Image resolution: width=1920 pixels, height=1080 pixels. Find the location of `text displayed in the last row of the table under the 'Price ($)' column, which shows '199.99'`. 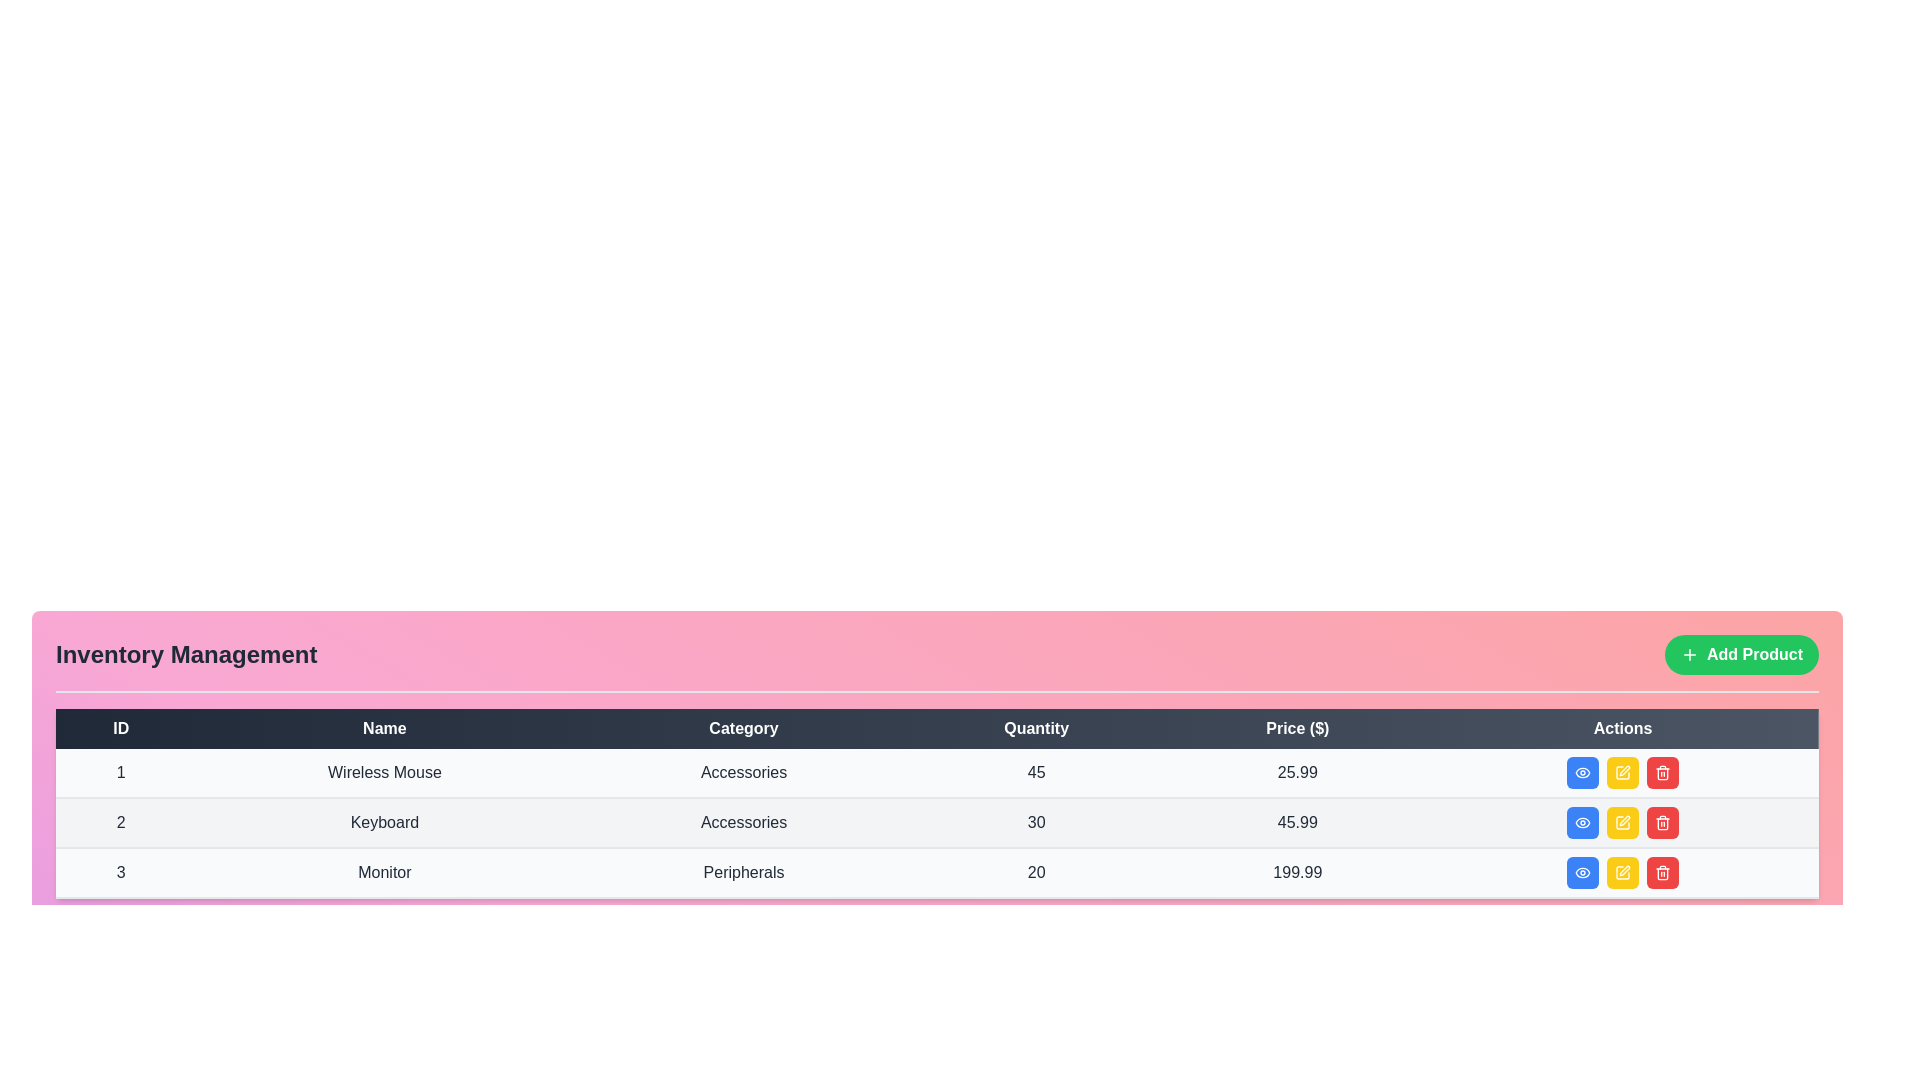

text displayed in the last row of the table under the 'Price ($)' column, which shows '199.99' is located at coordinates (1297, 871).